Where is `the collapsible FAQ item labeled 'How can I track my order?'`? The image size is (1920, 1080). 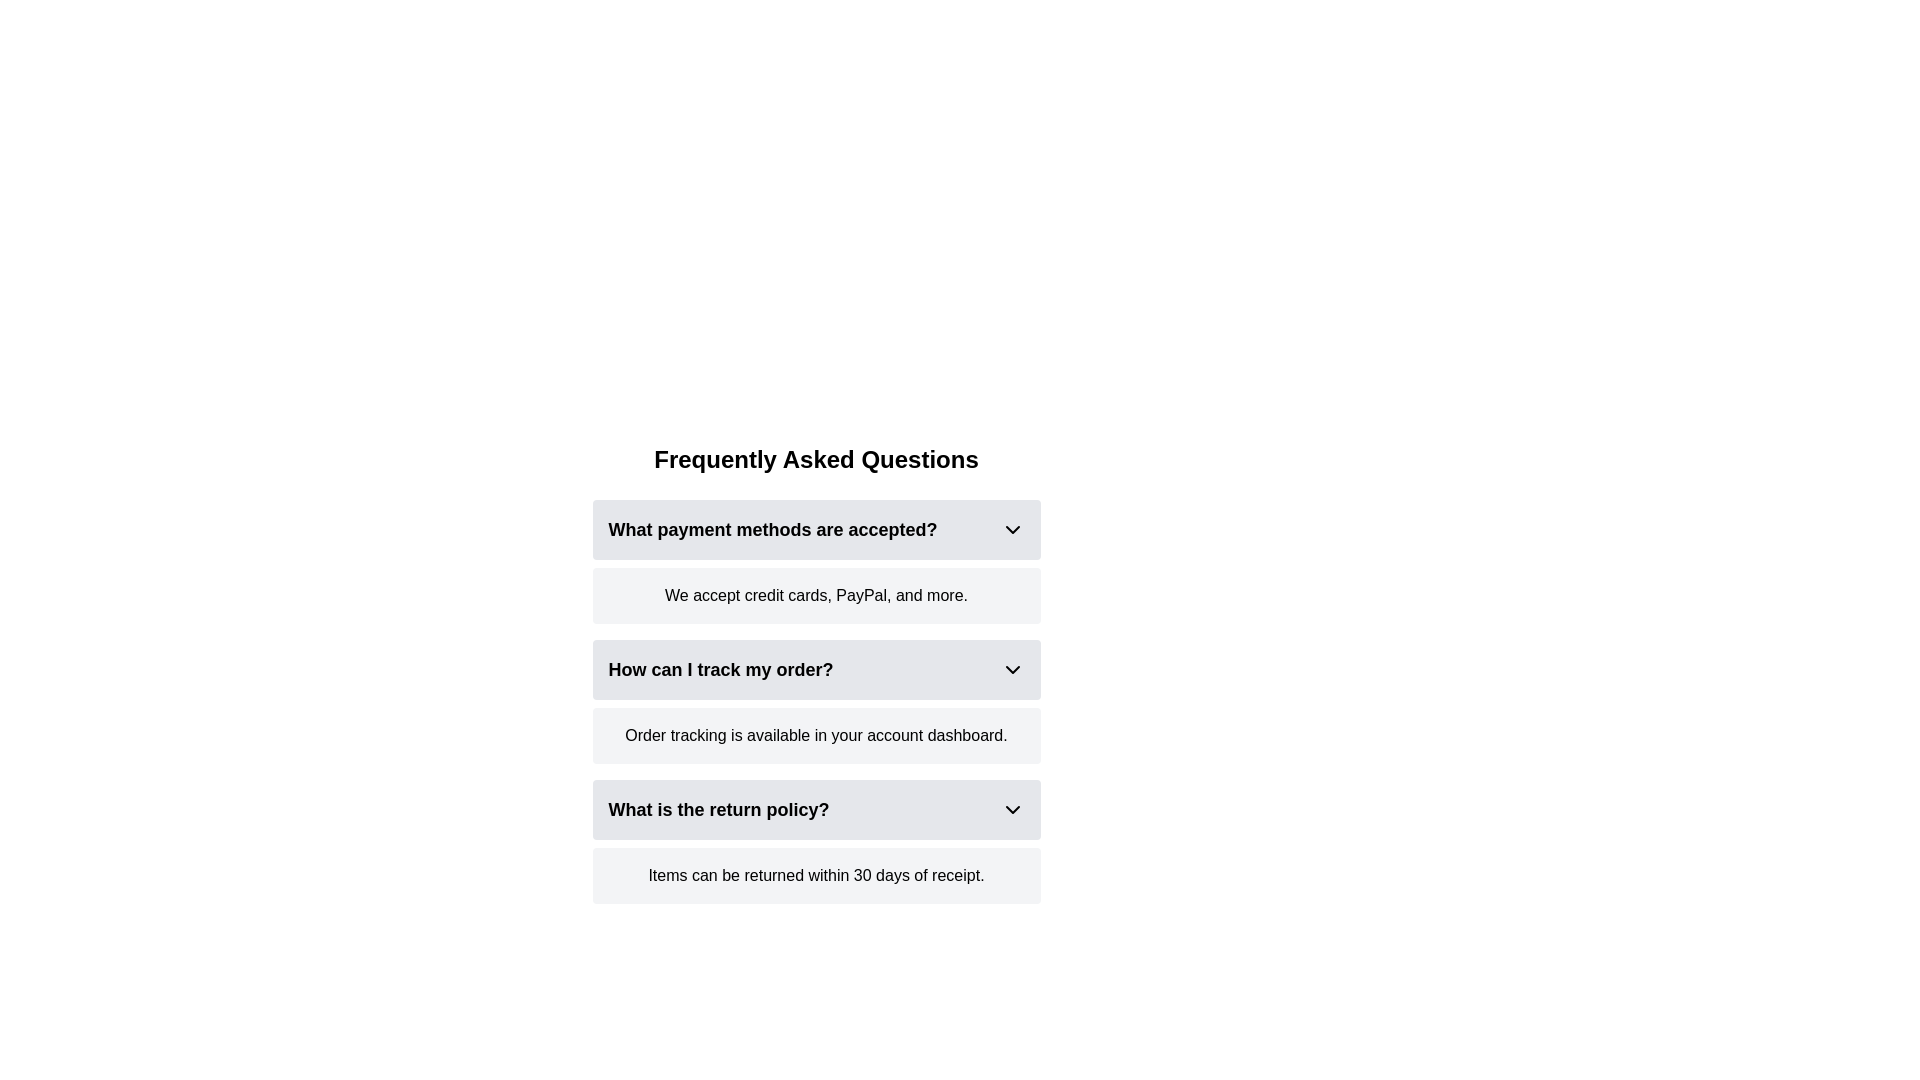
the collapsible FAQ item labeled 'How can I track my order?' is located at coordinates (816, 674).